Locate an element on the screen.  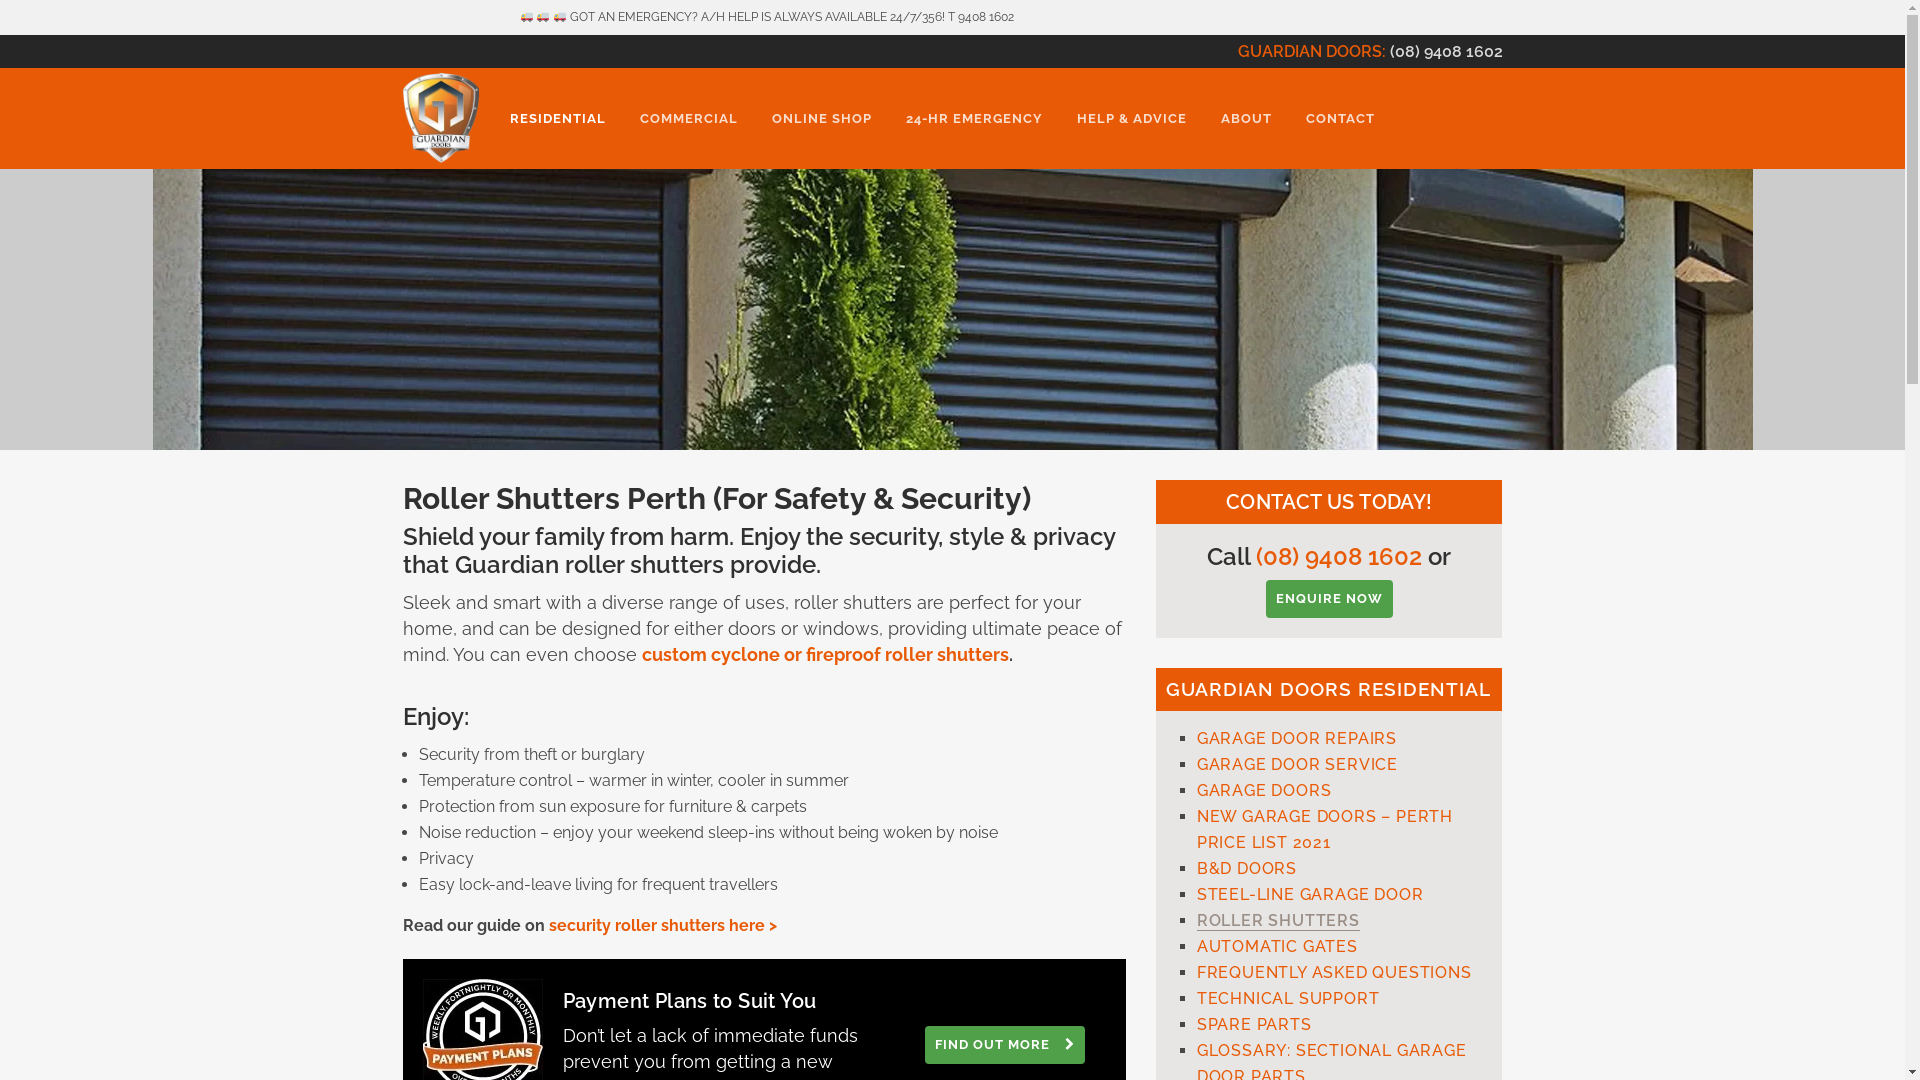
'TECHNICAL SUPPORT' is located at coordinates (1288, 998).